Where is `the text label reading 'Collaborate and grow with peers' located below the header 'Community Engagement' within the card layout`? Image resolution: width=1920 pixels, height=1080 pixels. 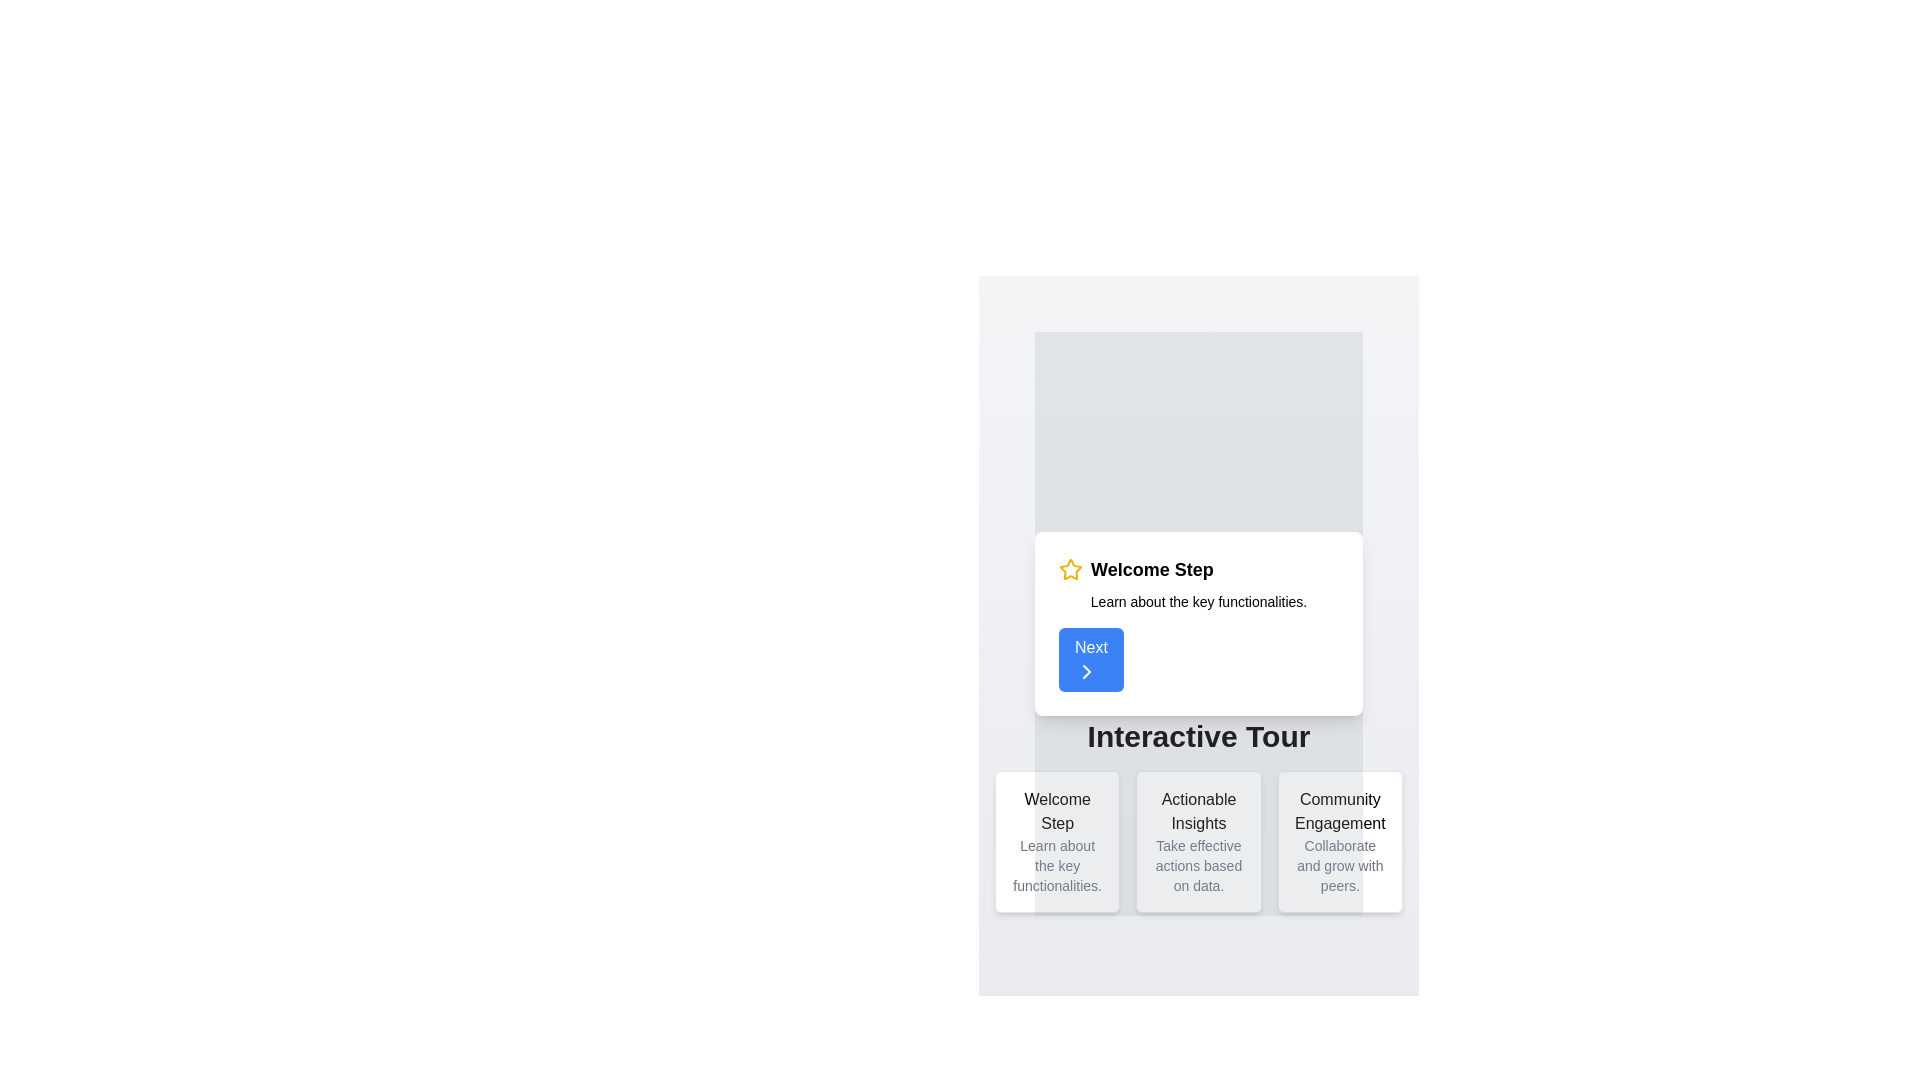
the text label reading 'Collaborate and grow with peers' located below the header 'Community Engagement' within the card layout is located at coordinates (1340, 865).